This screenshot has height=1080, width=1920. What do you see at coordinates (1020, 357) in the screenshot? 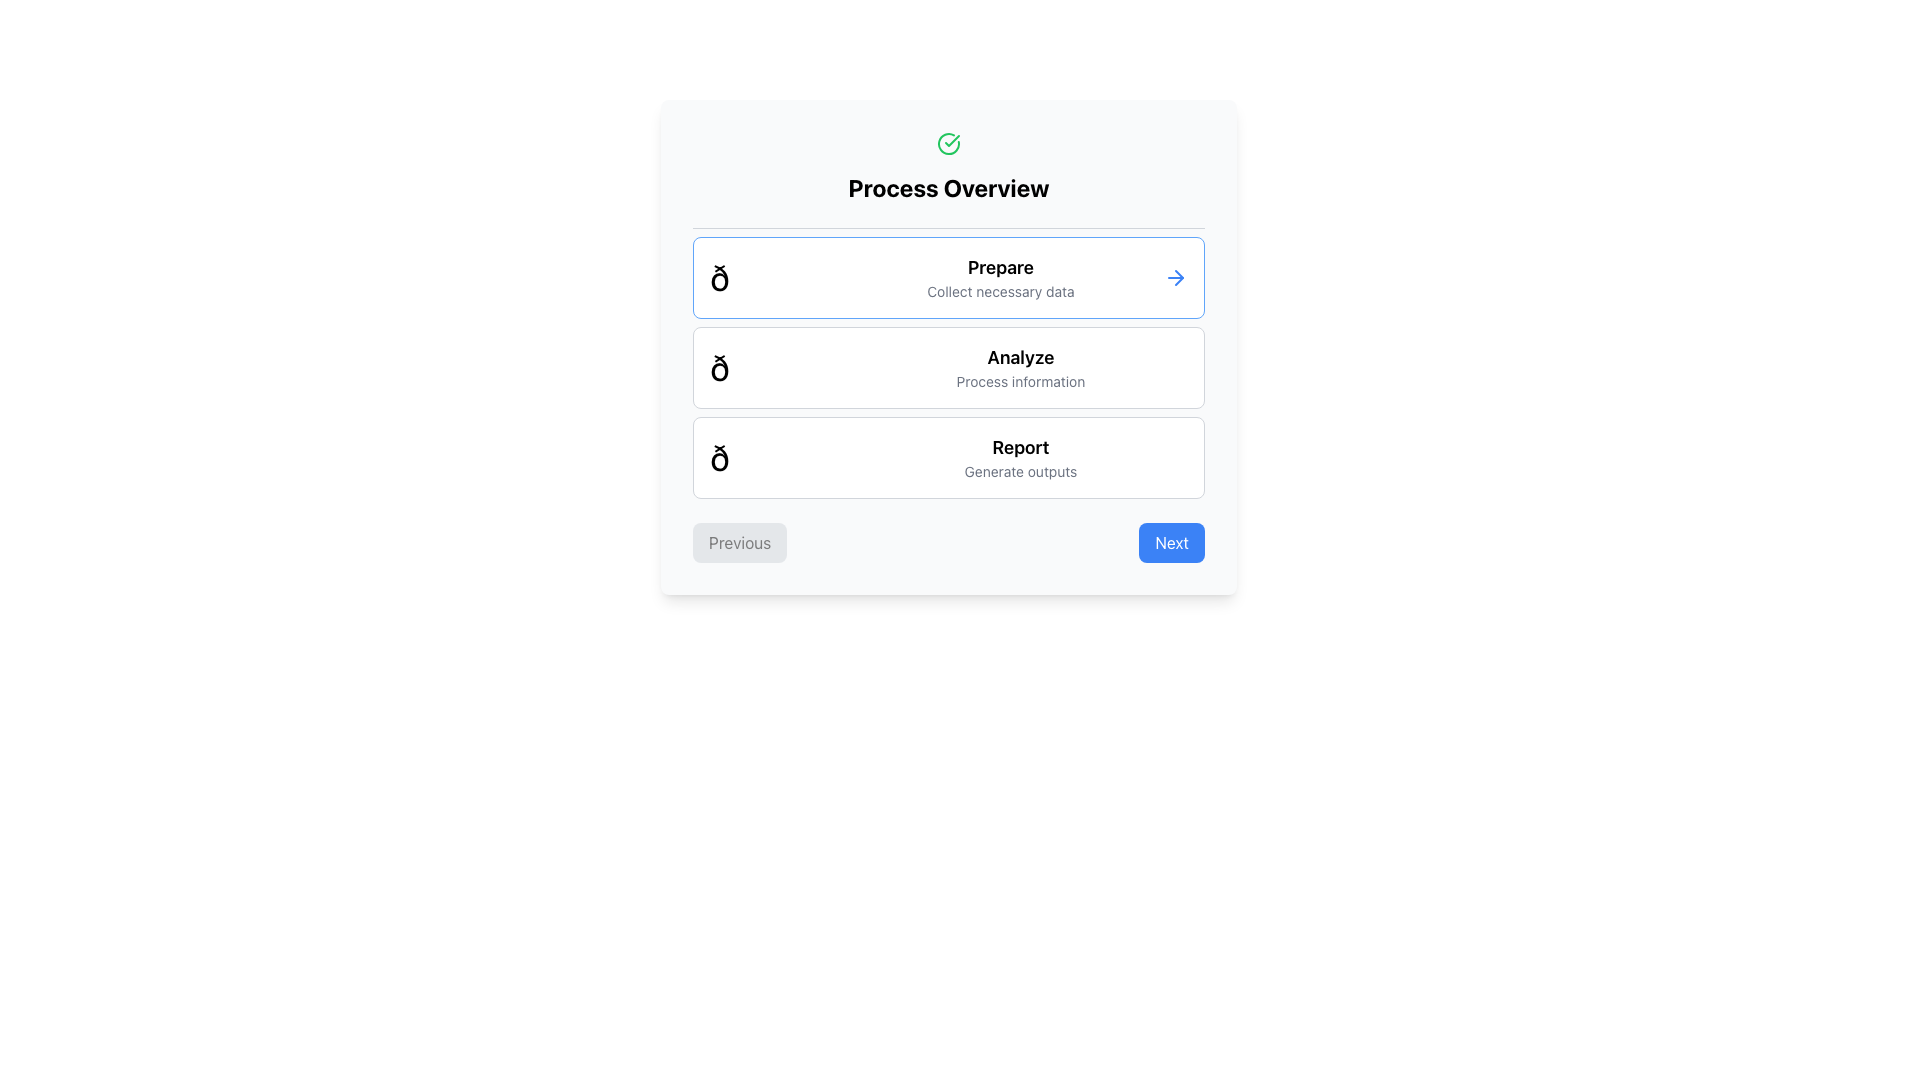
I see `the bold, black text label reading 'Analyze'` at bounding box center [1020, 357].